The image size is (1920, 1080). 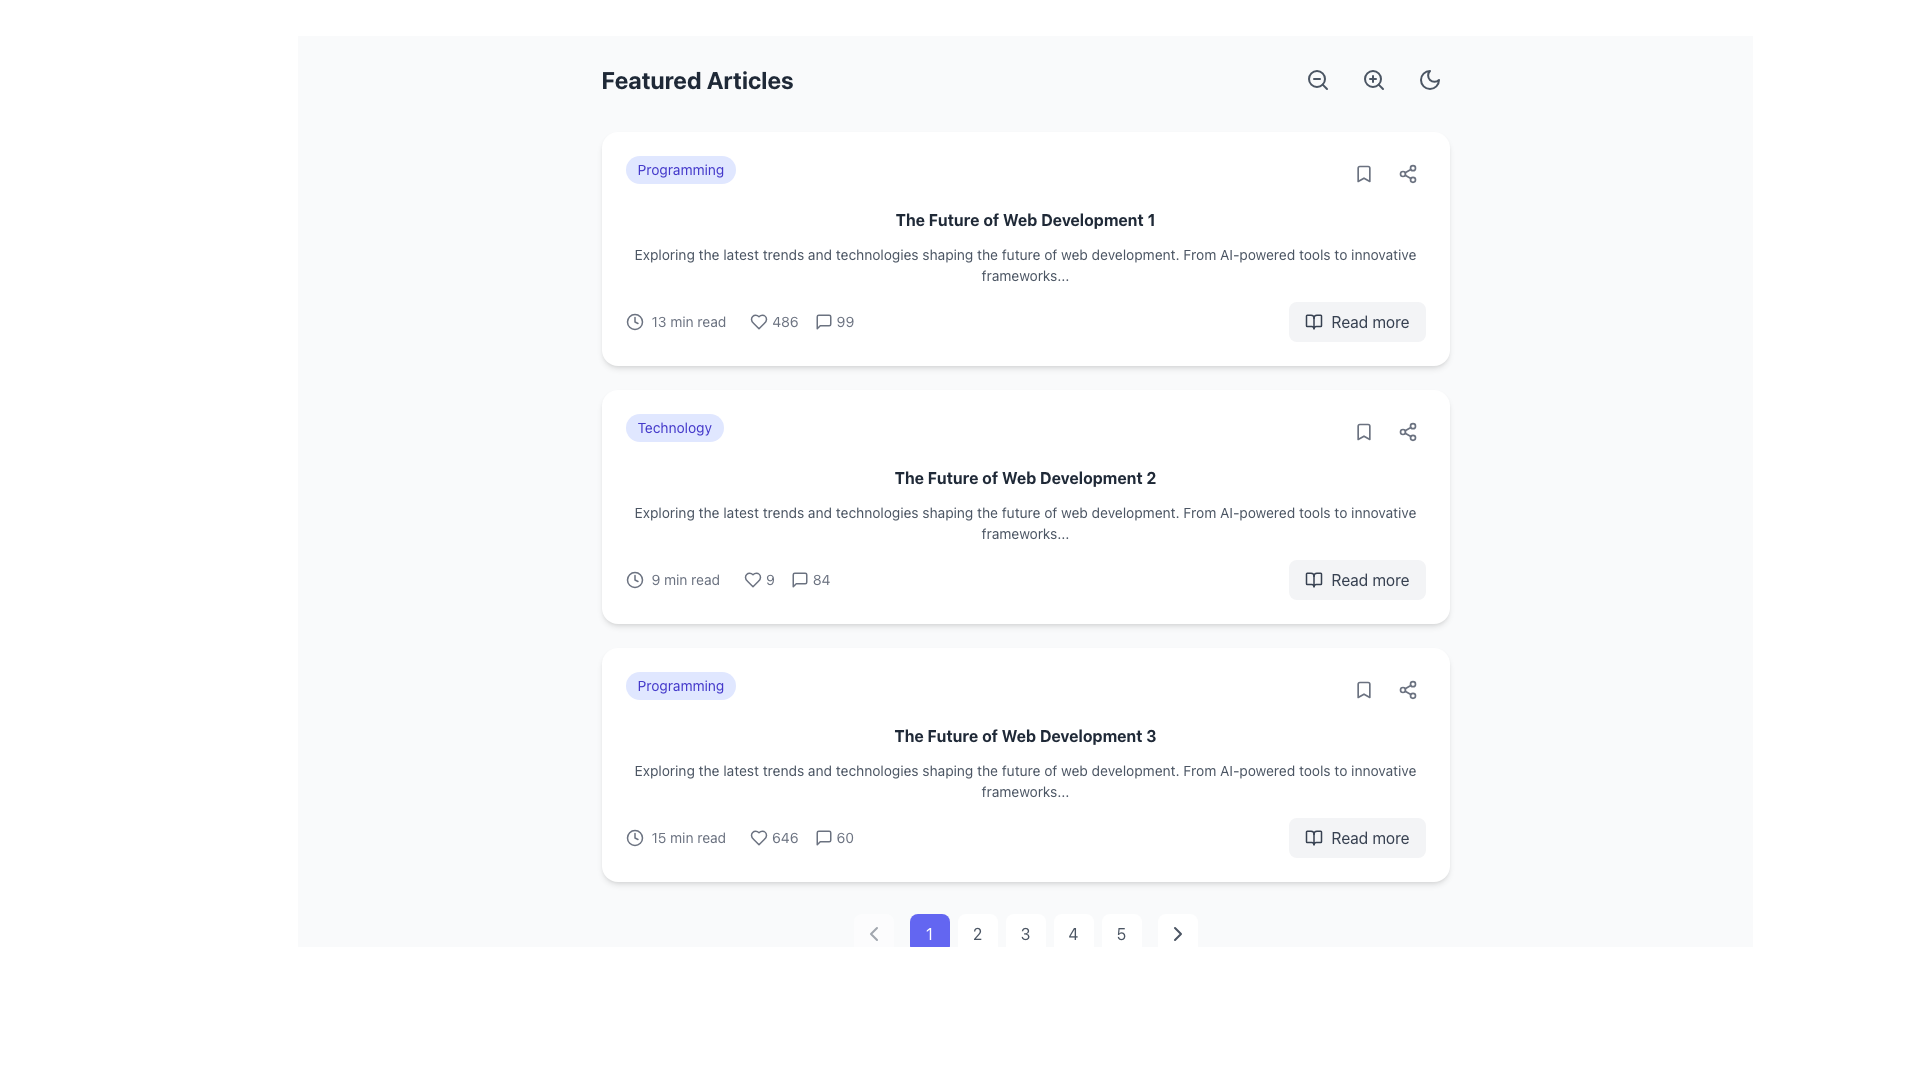 What do you see at coordinates (823, 320) in the screenshot?
I see `the speech bubble icon representing message or comment action, located to the right of the heart icon in the first article card titled 'The Future of Web Development 1'` at bounding box center [823, 320].